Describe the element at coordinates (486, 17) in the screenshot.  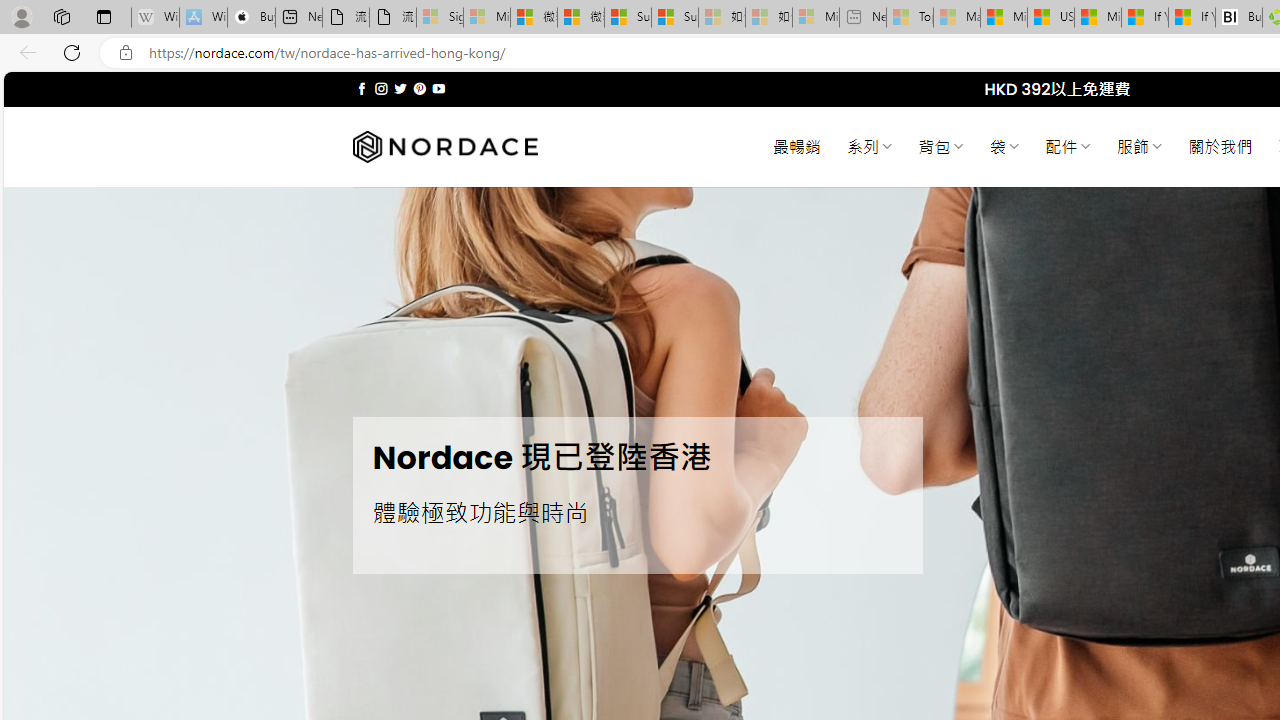
I see `'Microsoft Services Agreement - Sleeping'` at that location.